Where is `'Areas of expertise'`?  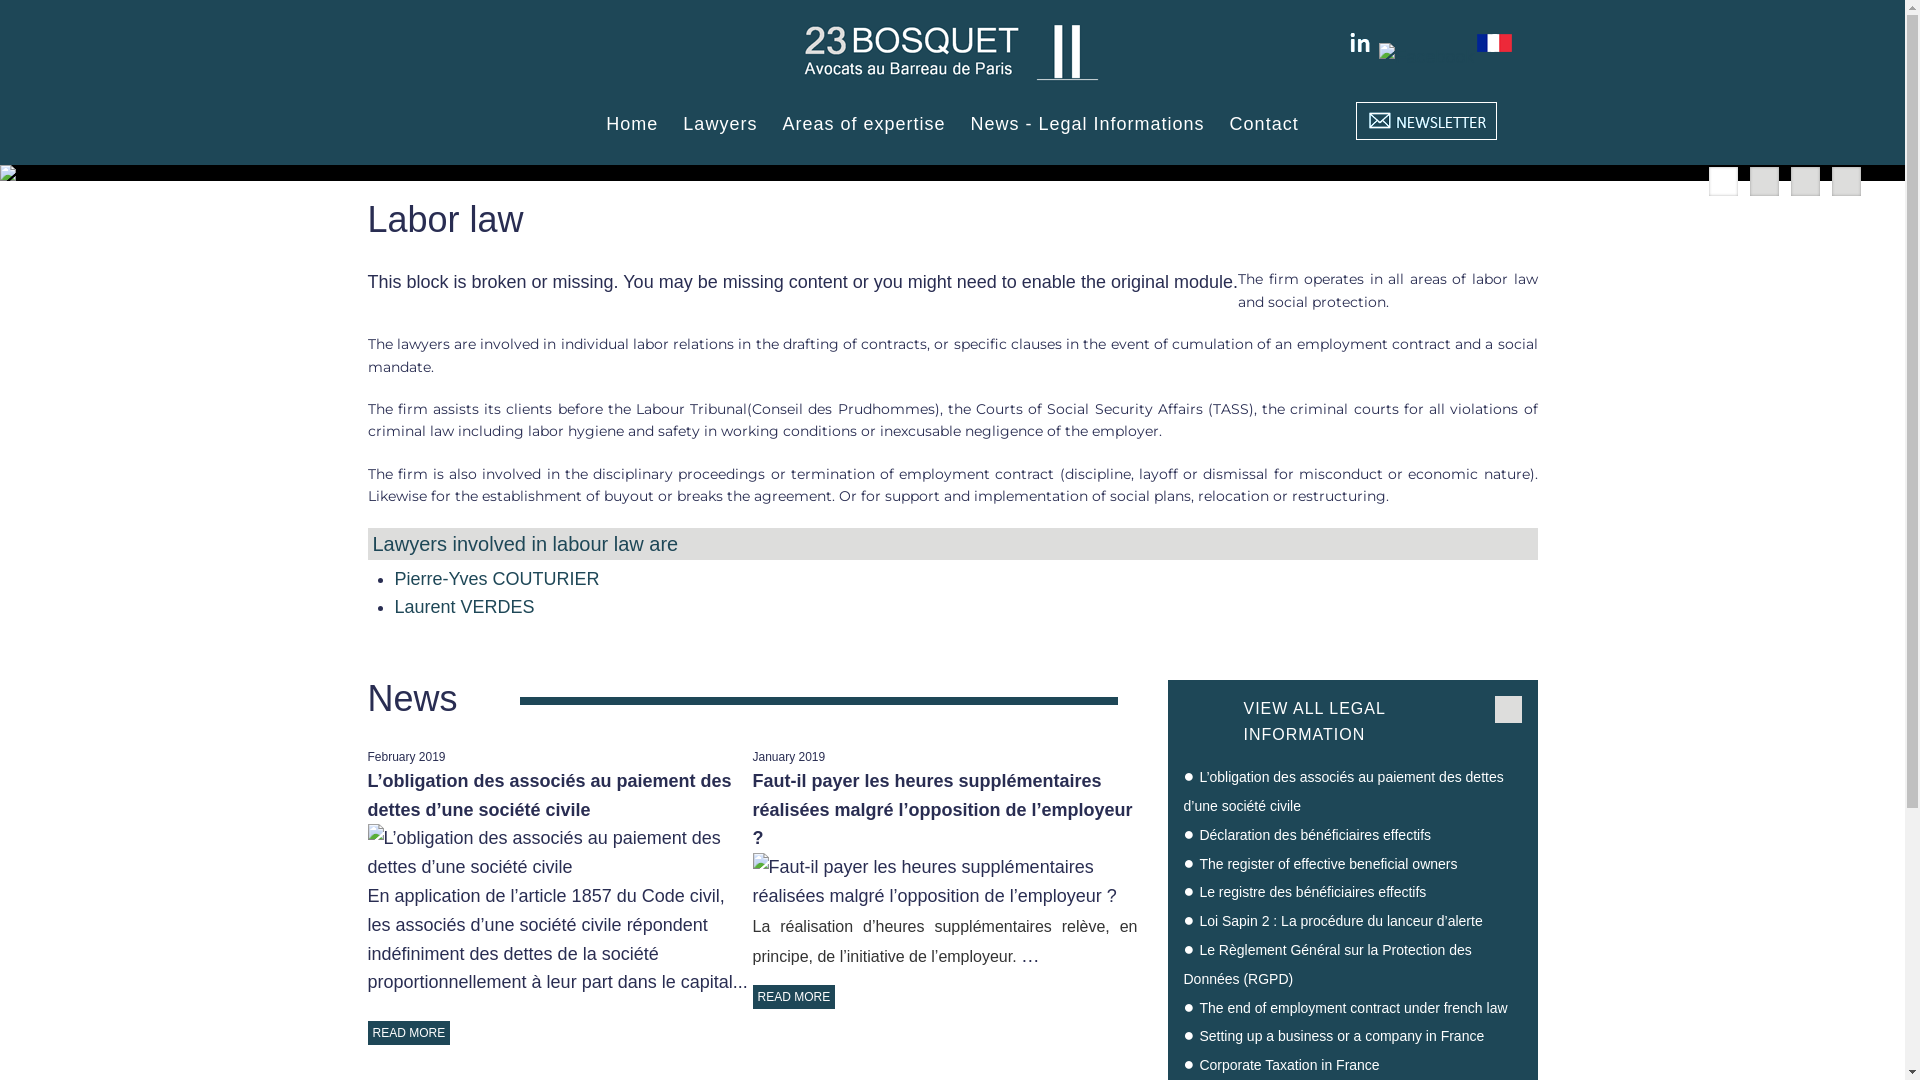
'Areas of expertise' is located at coordinates (863, 124).